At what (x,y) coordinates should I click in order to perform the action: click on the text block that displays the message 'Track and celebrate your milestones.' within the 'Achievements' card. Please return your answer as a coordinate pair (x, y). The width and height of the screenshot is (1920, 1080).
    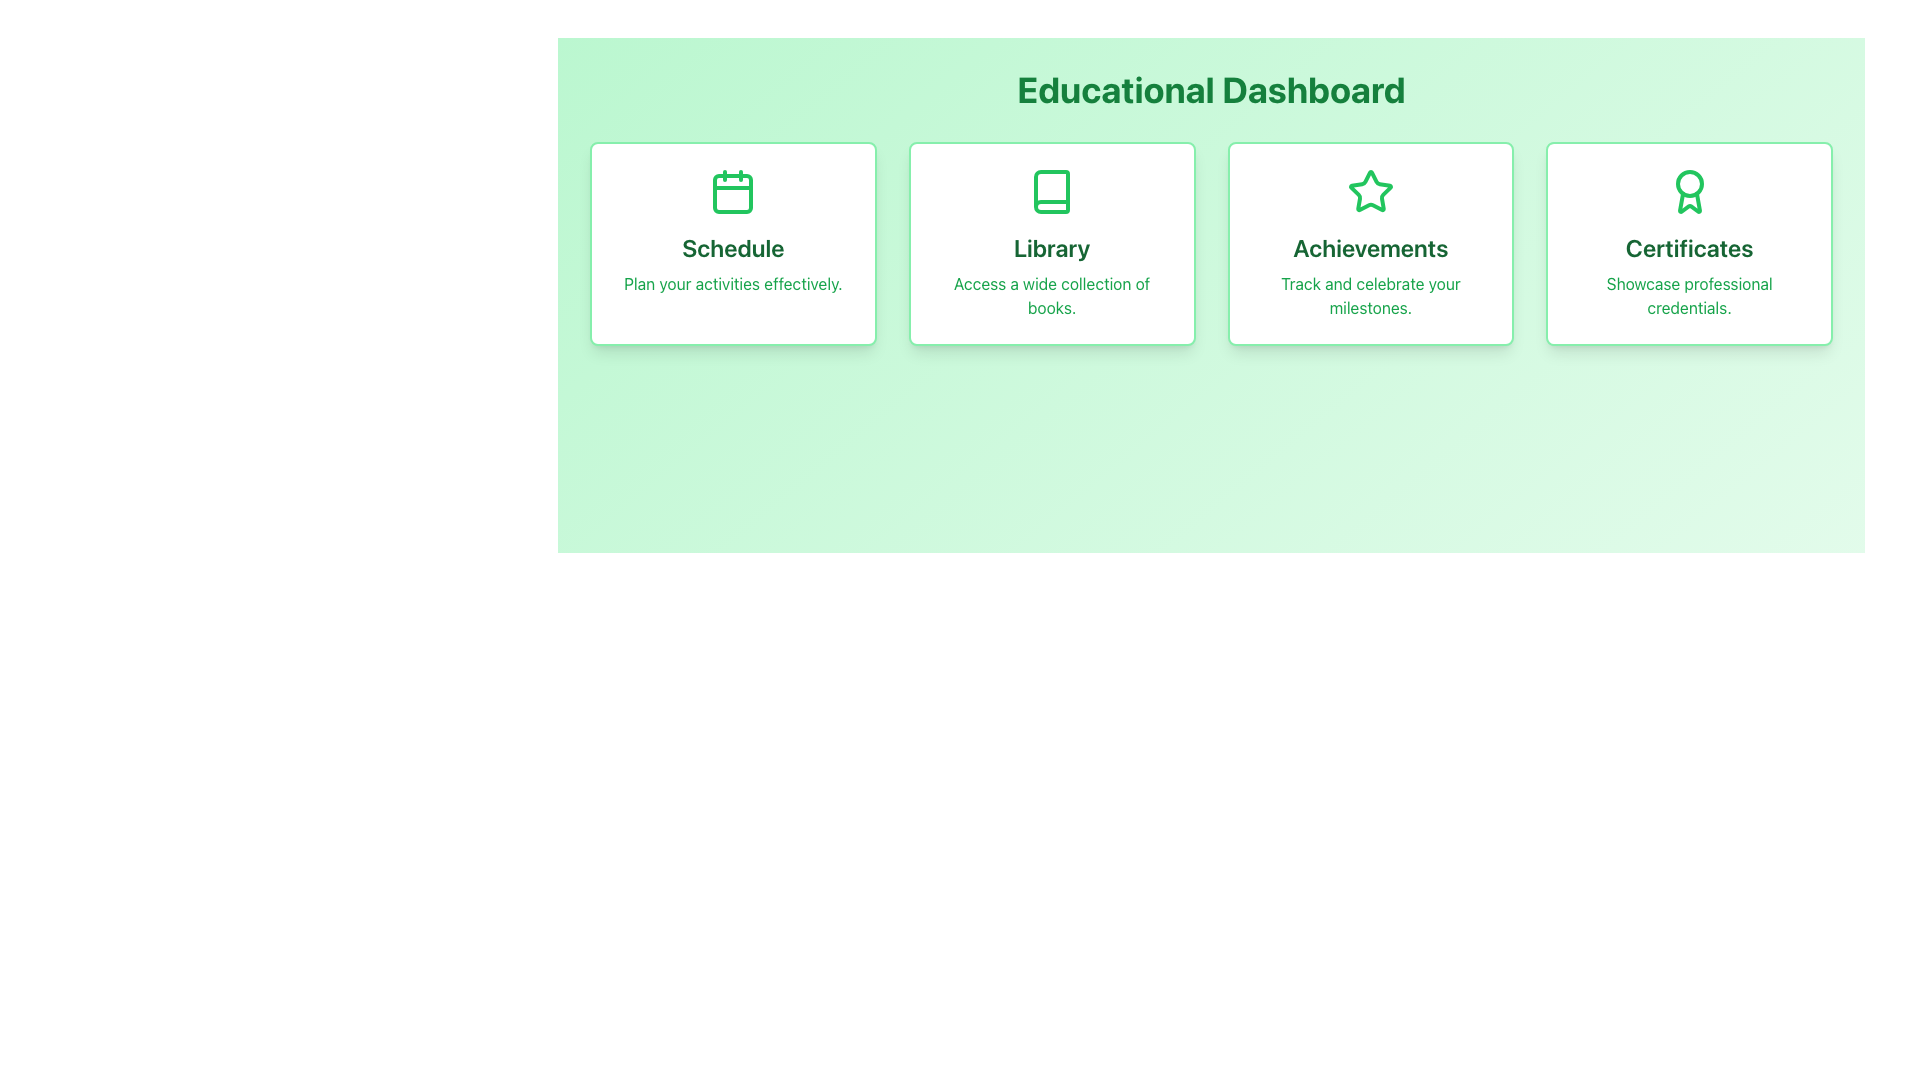
    Looking at the image, I should click on (1369, 296).